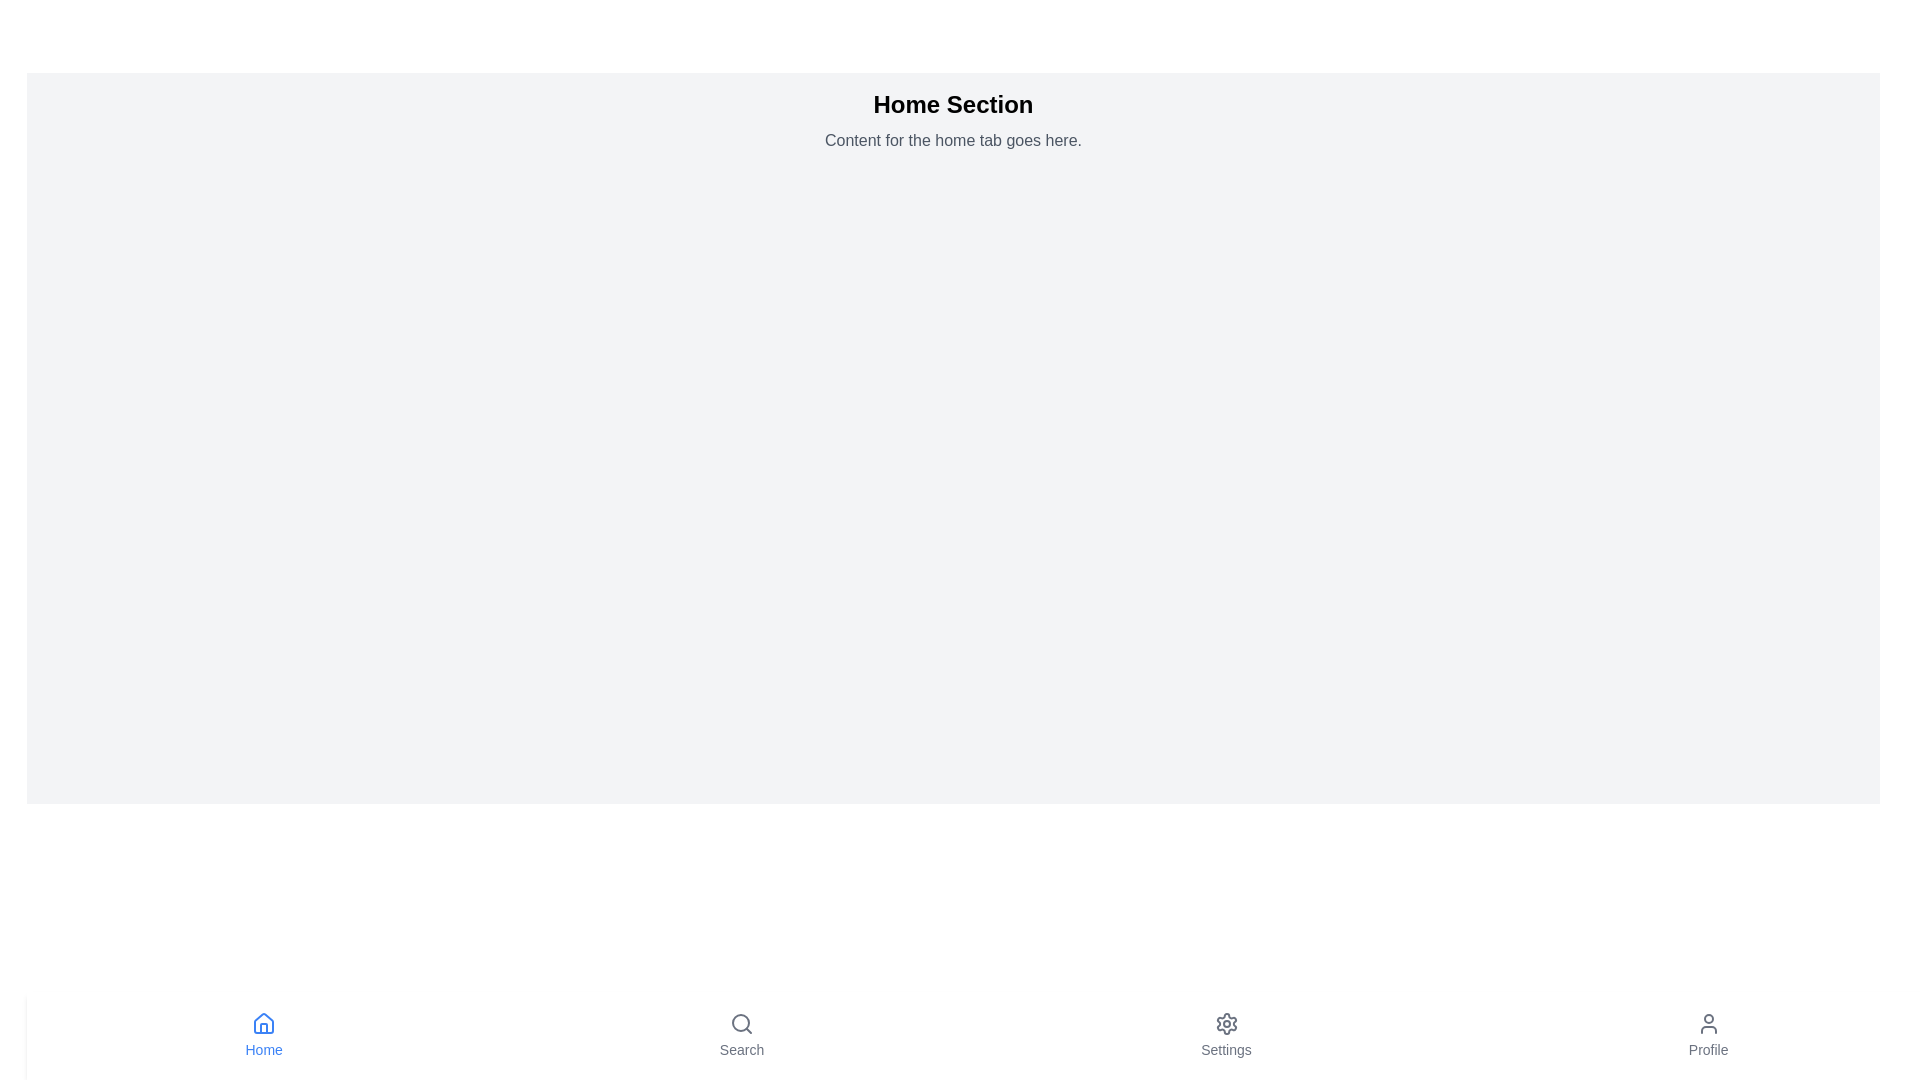 The height and width of the screenshot is (1080, 1920). Describe the element at coordinates (952, 104) in the screenshot. I see `centered heading text 'Home Section' which is bold and large, located at the top of the content area` at that location.